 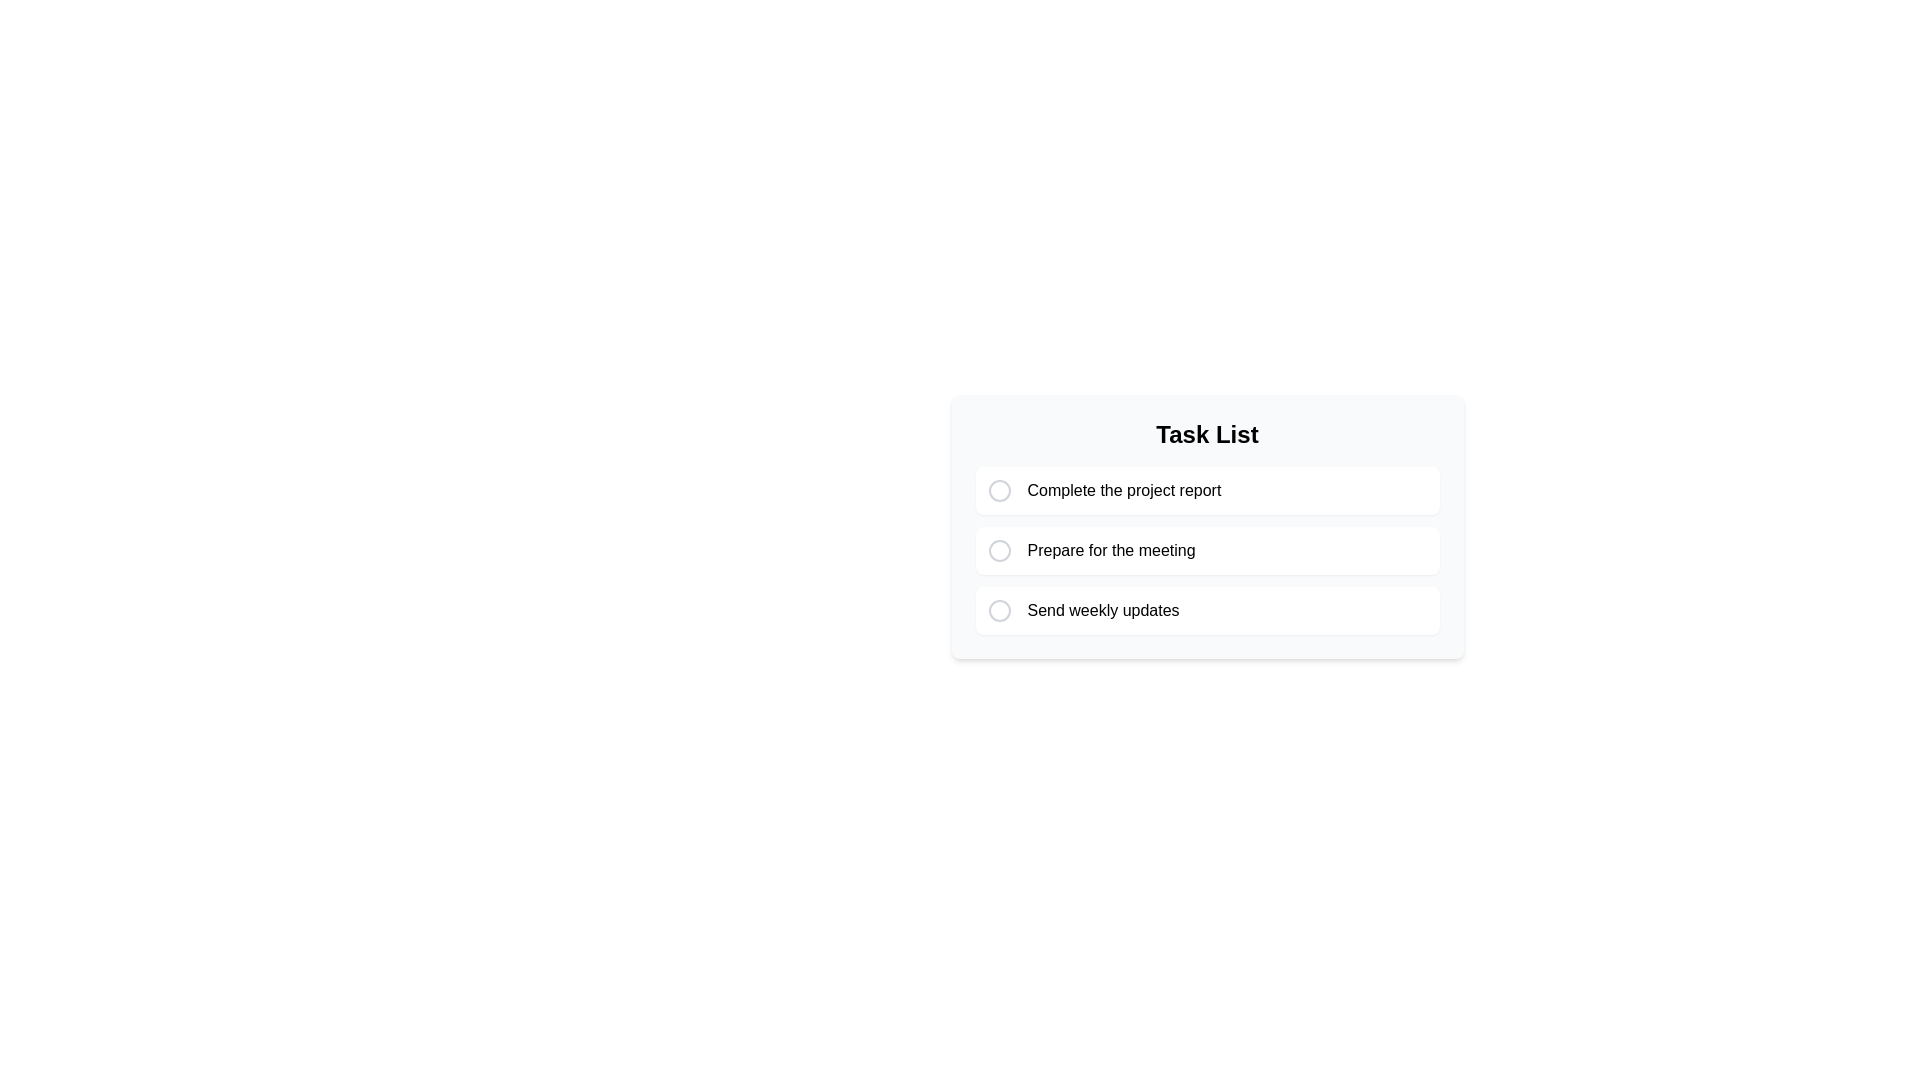 I want to click on the second Task item in the Task List section, which is located between 'Complete the project report' and 'Send weekly updates', so click(x=1206, y=551).